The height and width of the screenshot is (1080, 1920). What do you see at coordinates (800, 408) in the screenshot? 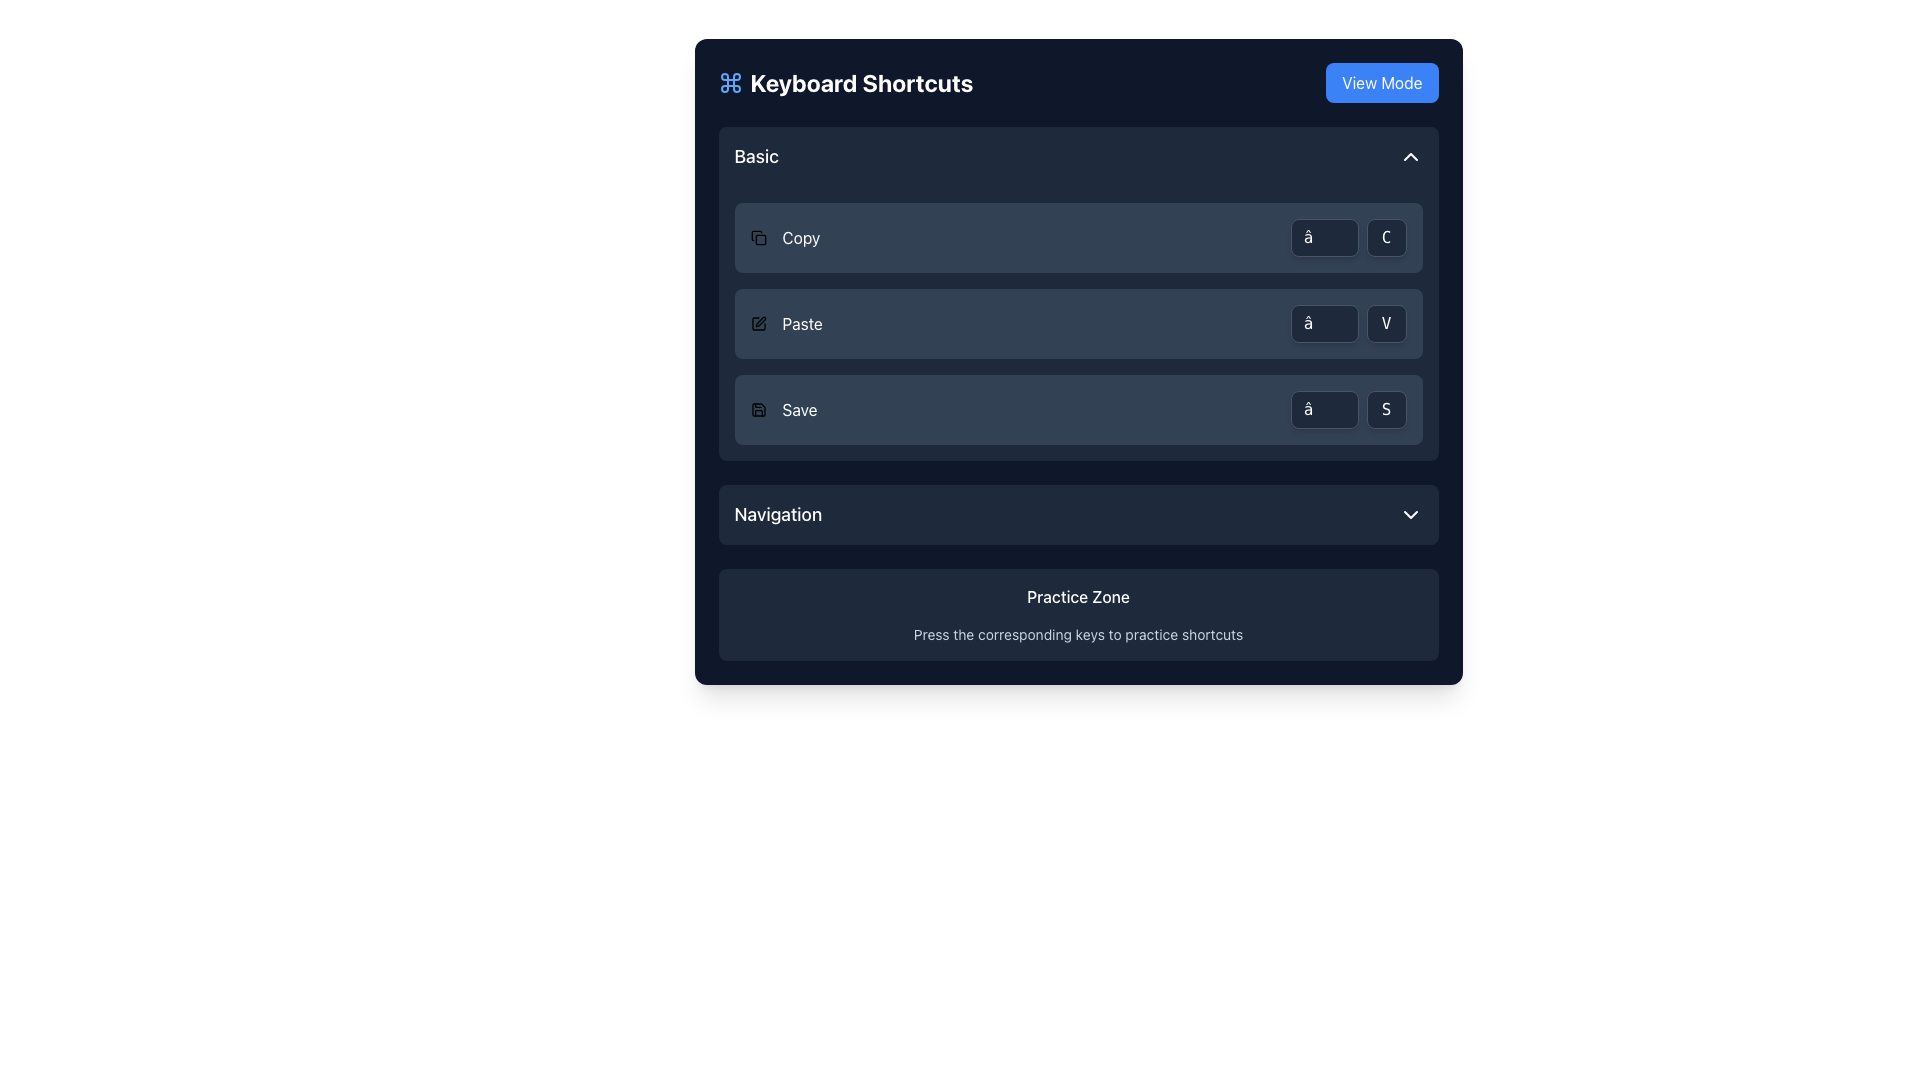
I see `the 'Save' text label within the 'Basic' section of the 'Keyboard Shortcuts' interface, which is styled with white text on a dark blue card layout` at bounding box center [800, 408].